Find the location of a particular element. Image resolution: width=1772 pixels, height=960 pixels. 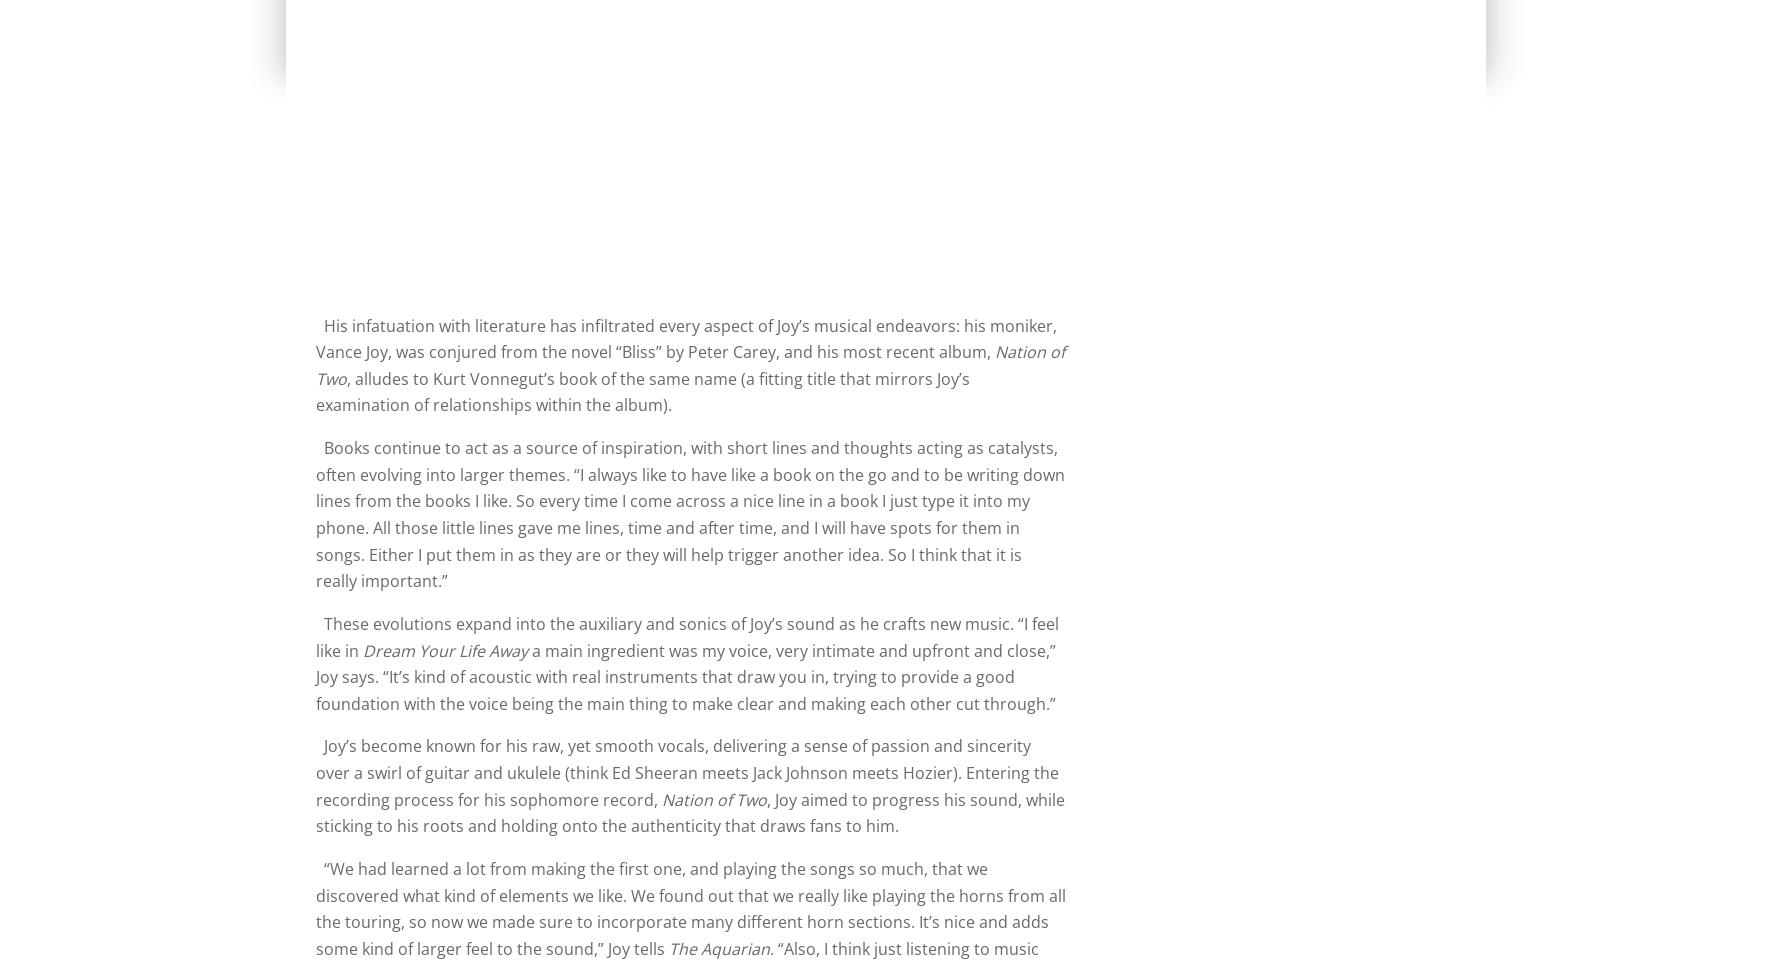

', alludes to Kurt Vonnegut’s book of the same name (a fitting title that mirrors Joy’s examination of relationships within the album).' is located at coordinates (643, 390).